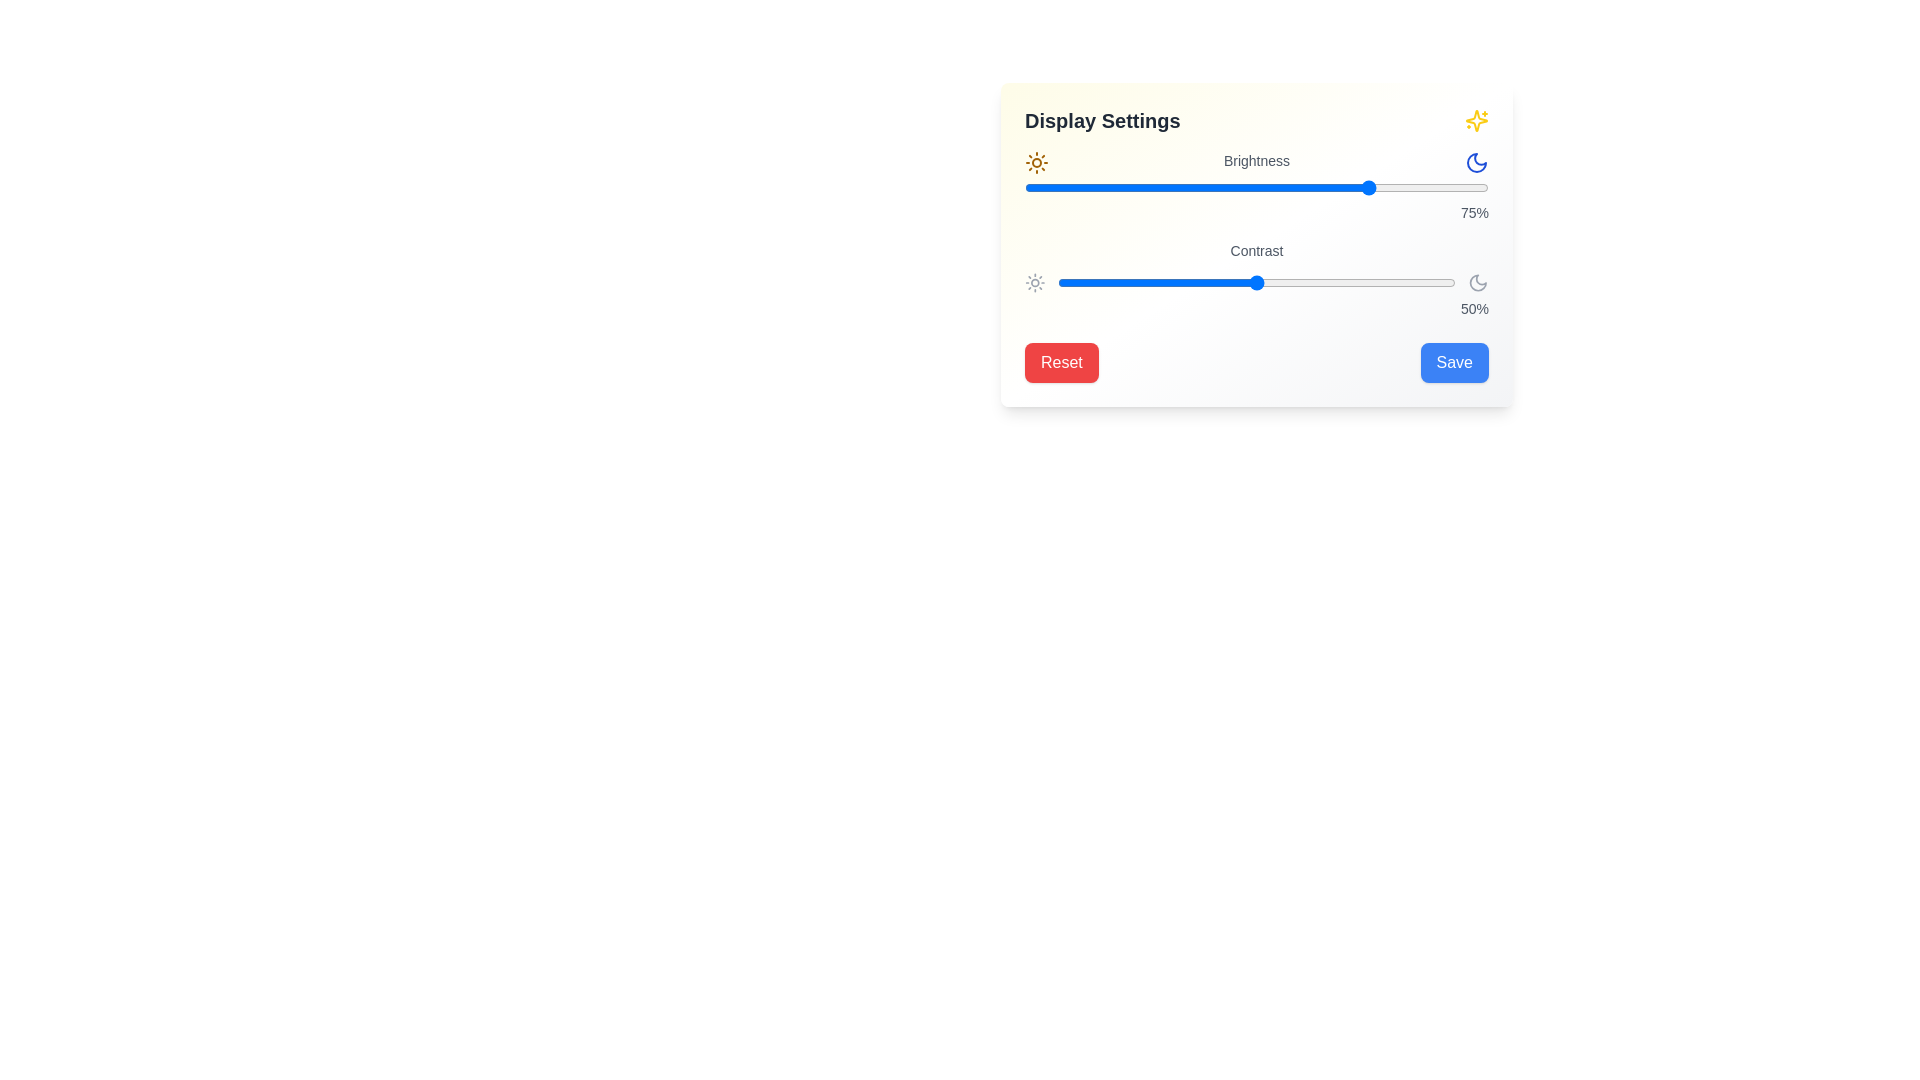  What do you see at coordinates (1407, 282) in the screenshot?
I see `contrast` at bounding box center [1407, 282].